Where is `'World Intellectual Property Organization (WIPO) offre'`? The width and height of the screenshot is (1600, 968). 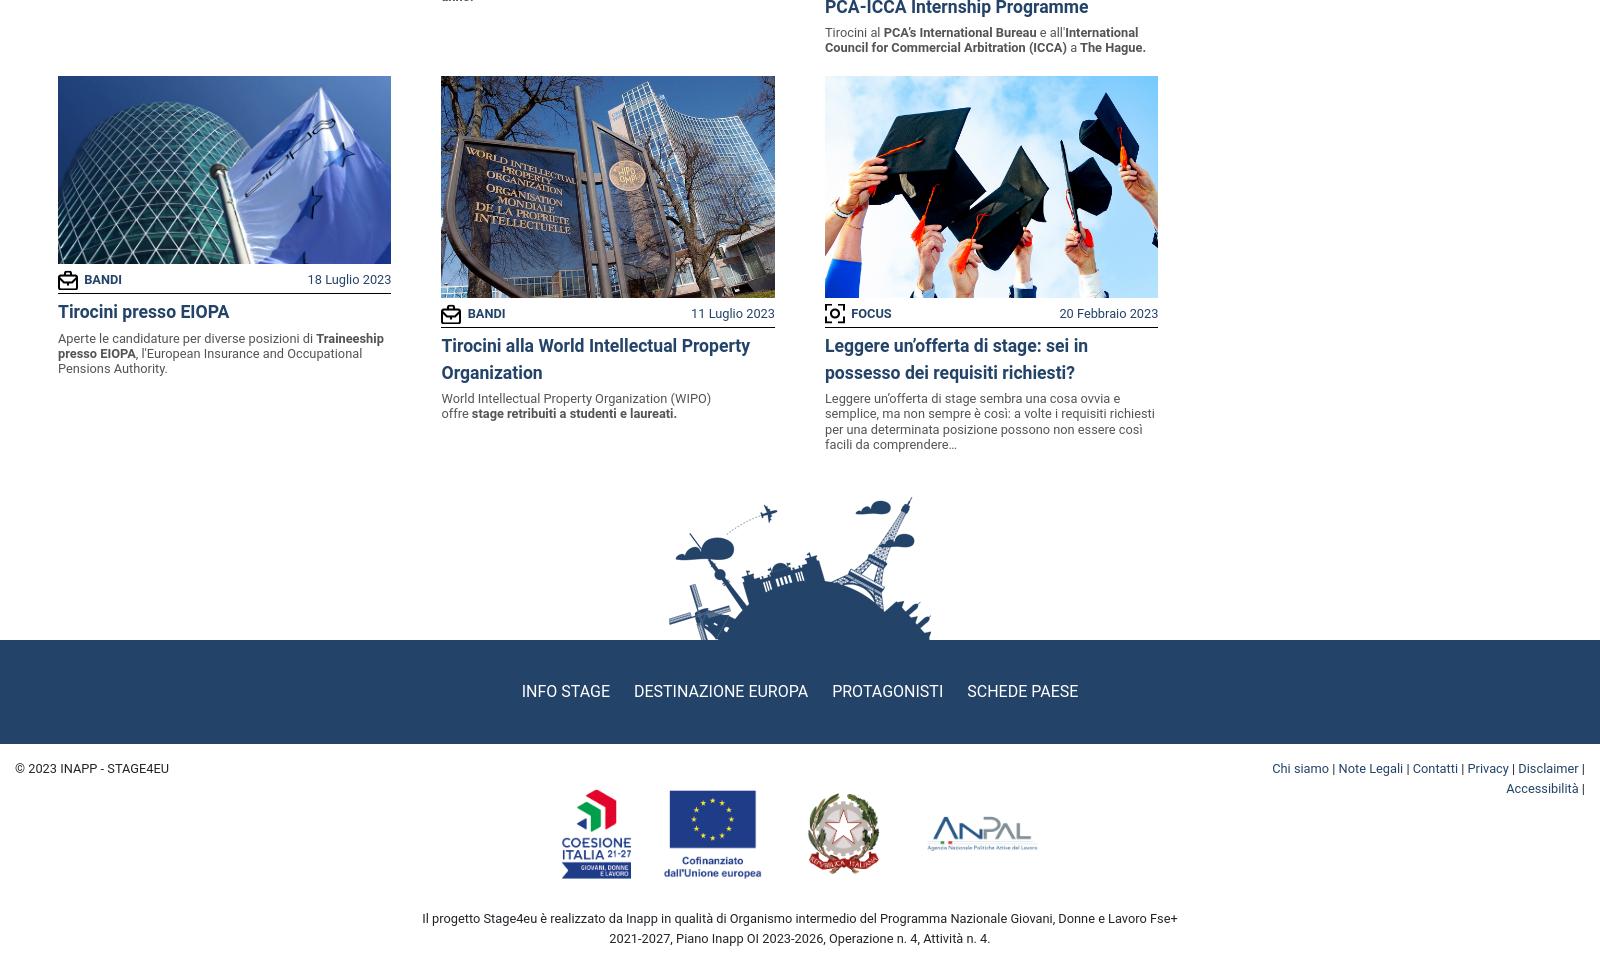 'World Intellectual Property Organization (WIPO) offre' is located at coordinates (575, 405).